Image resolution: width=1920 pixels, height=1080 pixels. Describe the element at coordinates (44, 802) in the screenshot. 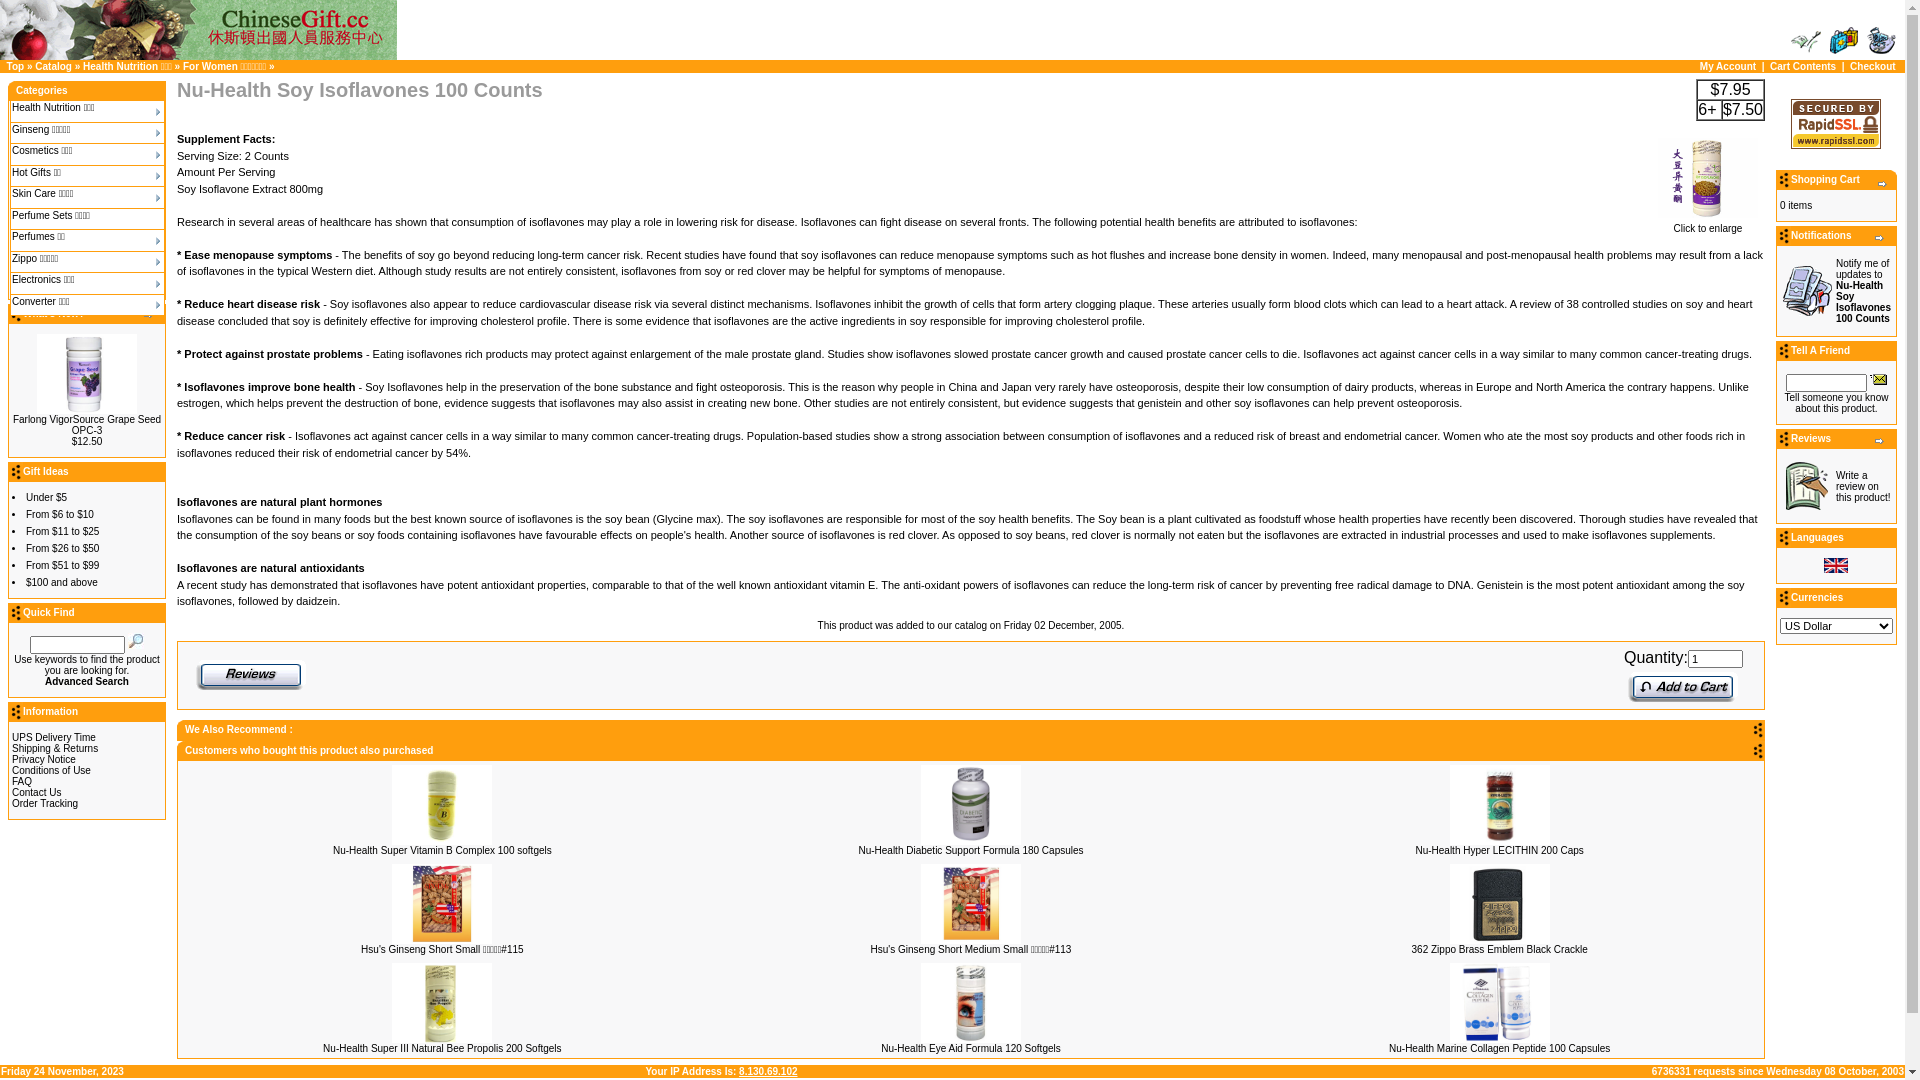

I see `'Order Tracking'` at that location.